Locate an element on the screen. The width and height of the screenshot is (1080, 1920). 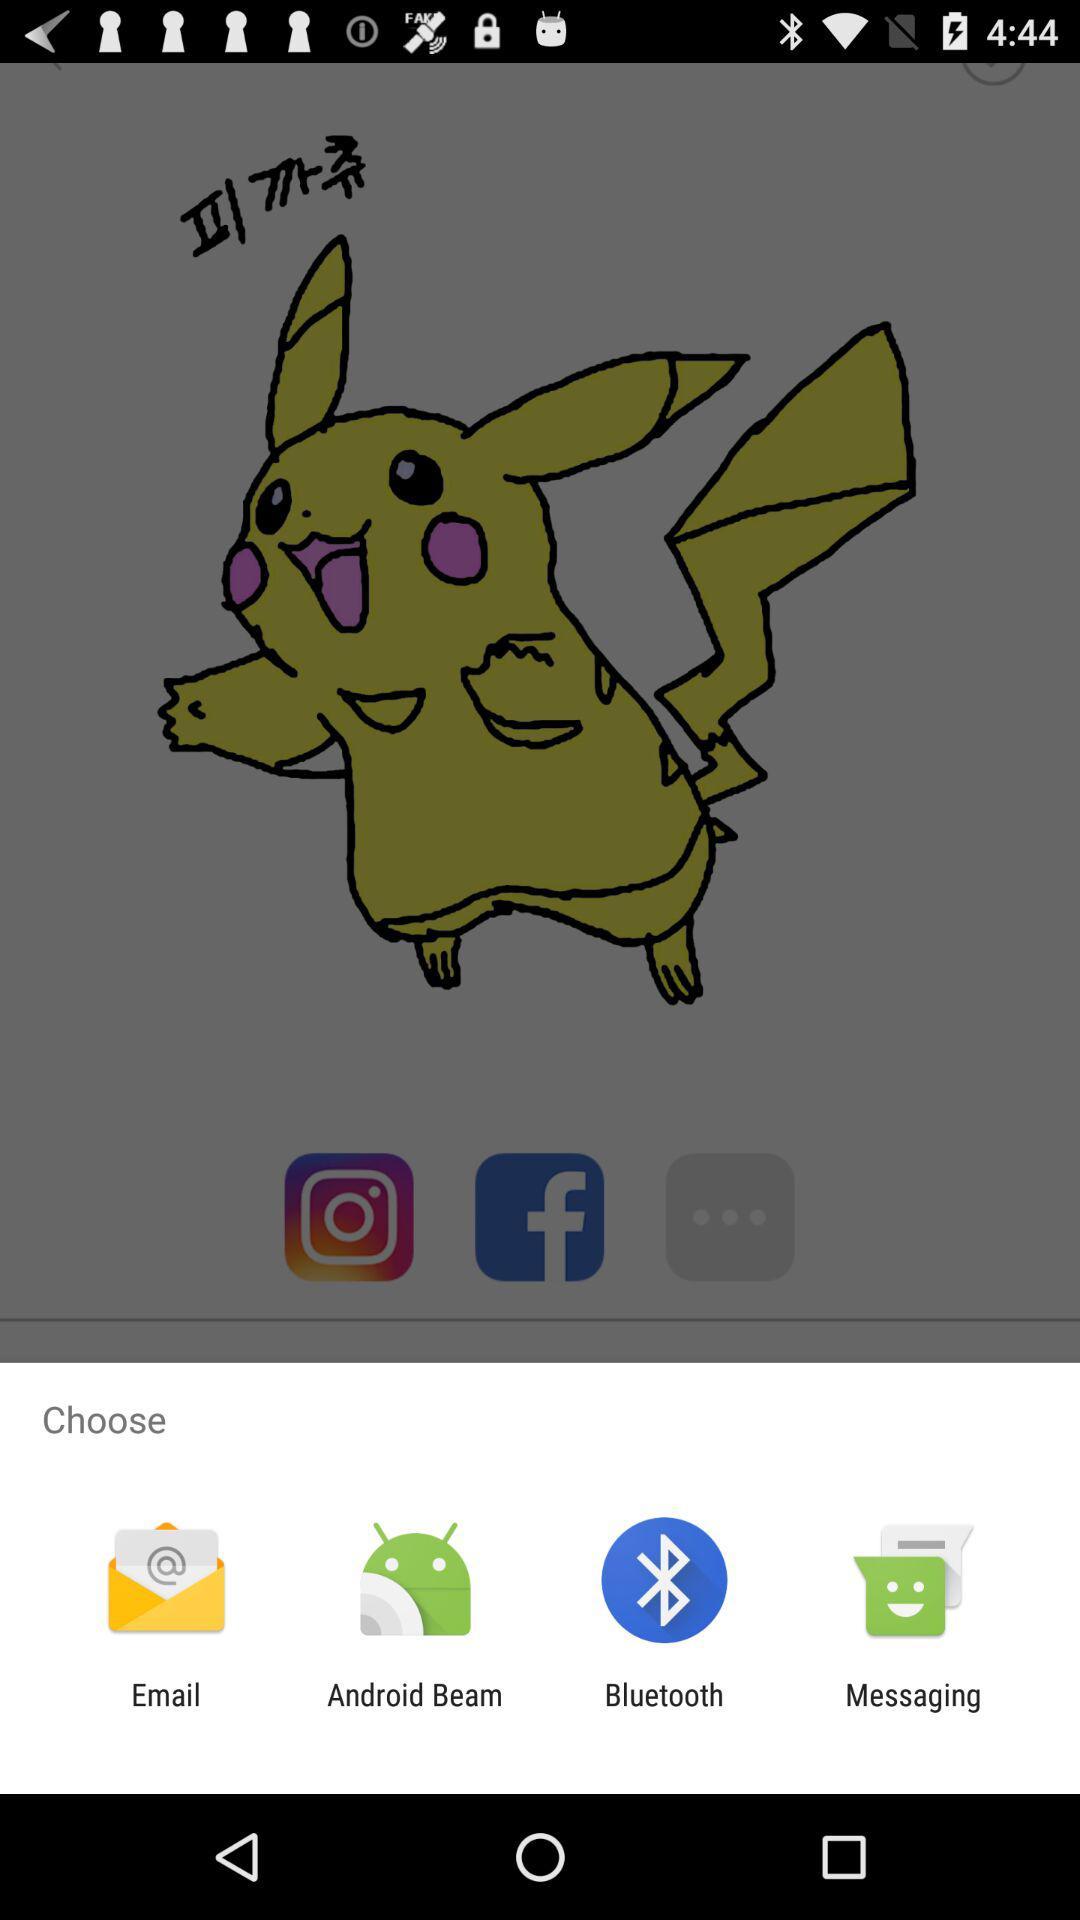
the item next to bluetooth item is located at coordinates (414, 1711).